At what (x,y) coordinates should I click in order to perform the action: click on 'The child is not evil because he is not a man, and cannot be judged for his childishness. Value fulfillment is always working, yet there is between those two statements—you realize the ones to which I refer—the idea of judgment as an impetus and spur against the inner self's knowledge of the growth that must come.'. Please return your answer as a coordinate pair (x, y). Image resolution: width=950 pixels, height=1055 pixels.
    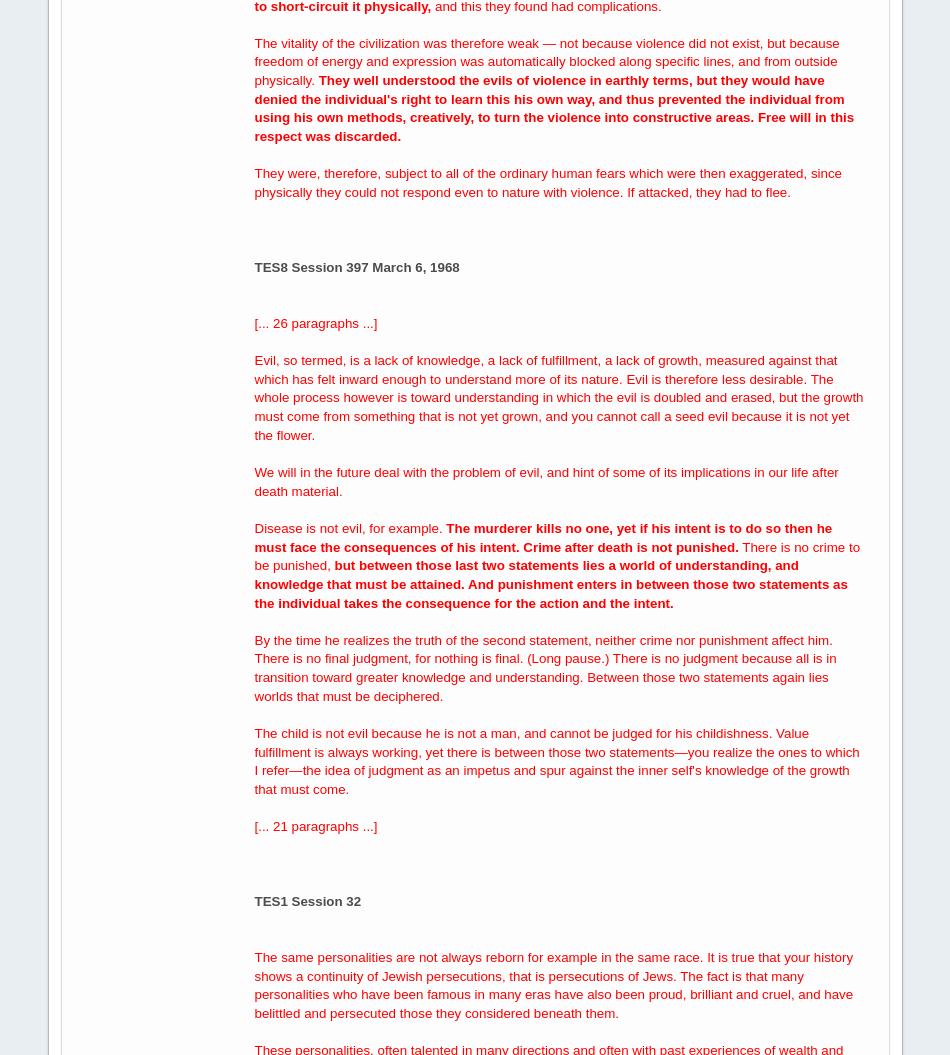
    Looking at the image, I should click on (253, 761).